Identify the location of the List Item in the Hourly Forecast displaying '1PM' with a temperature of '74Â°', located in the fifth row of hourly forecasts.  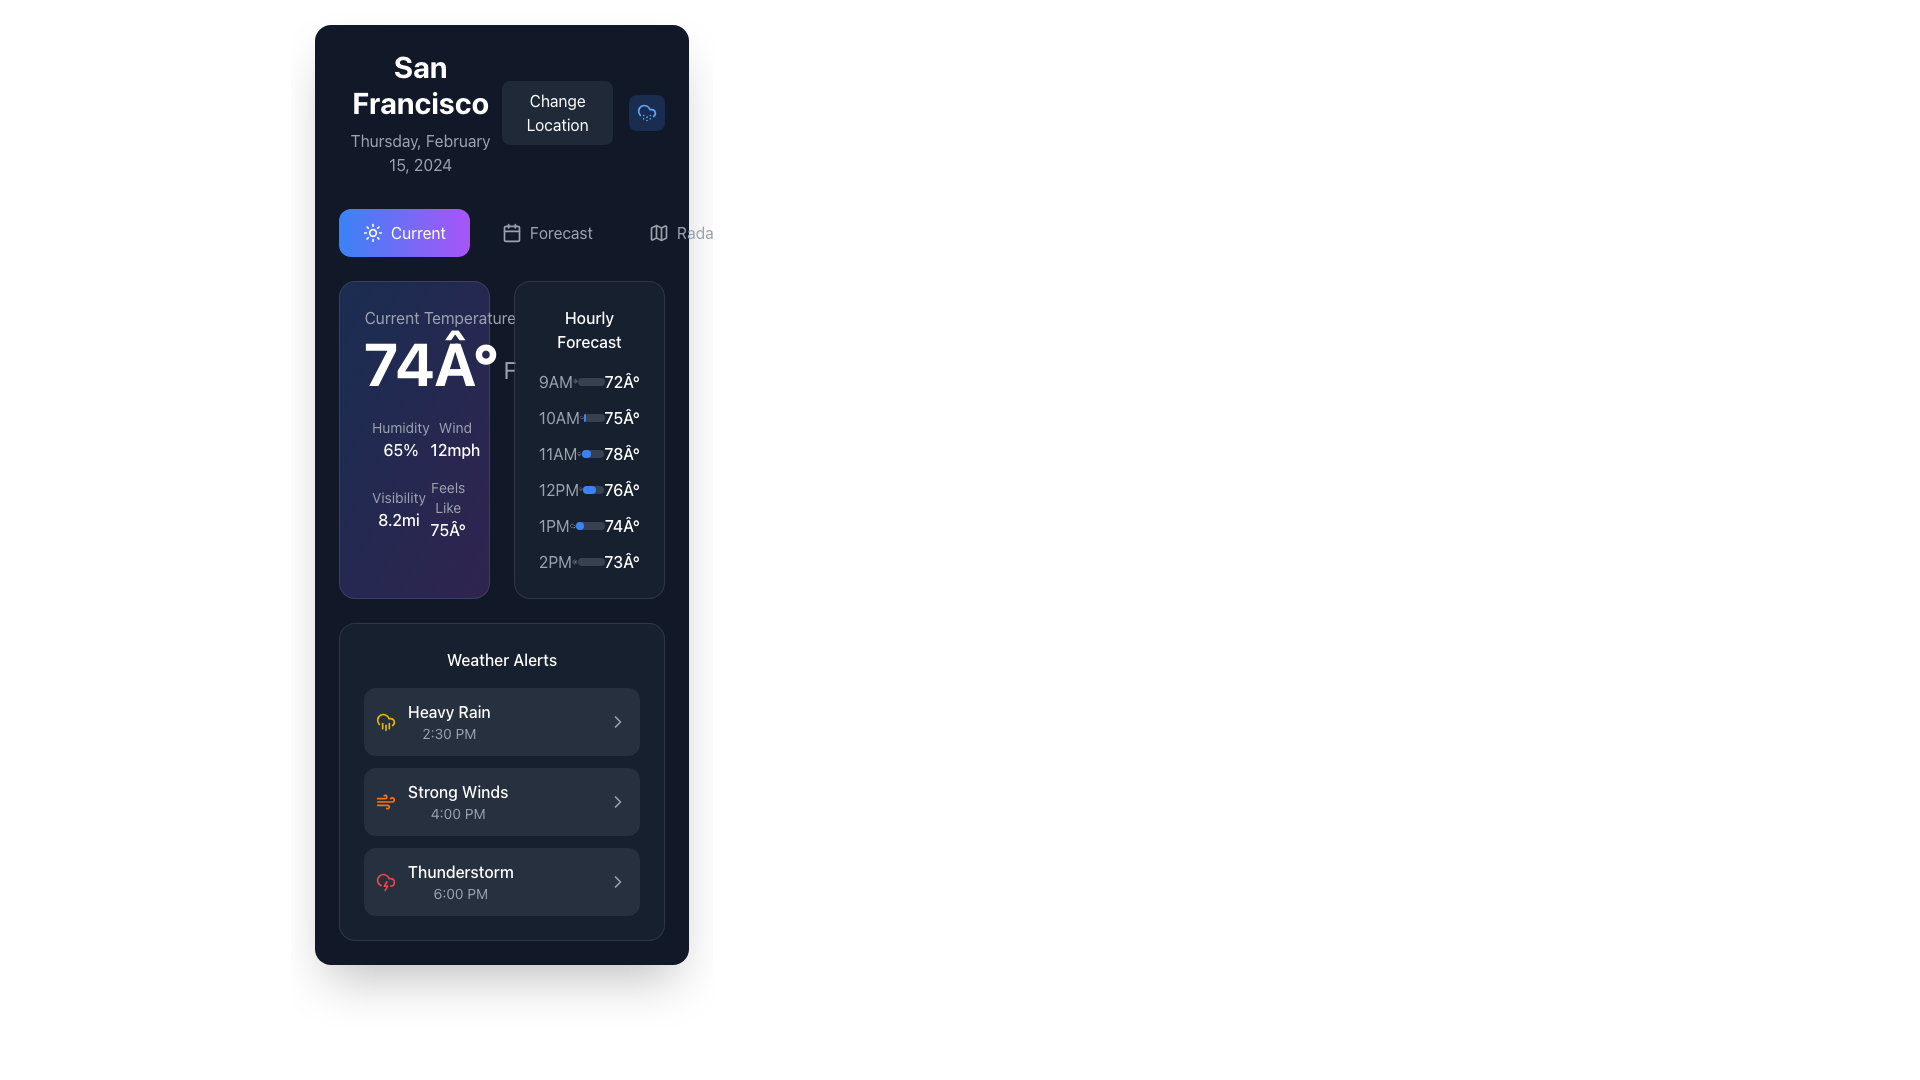
(588, 524).